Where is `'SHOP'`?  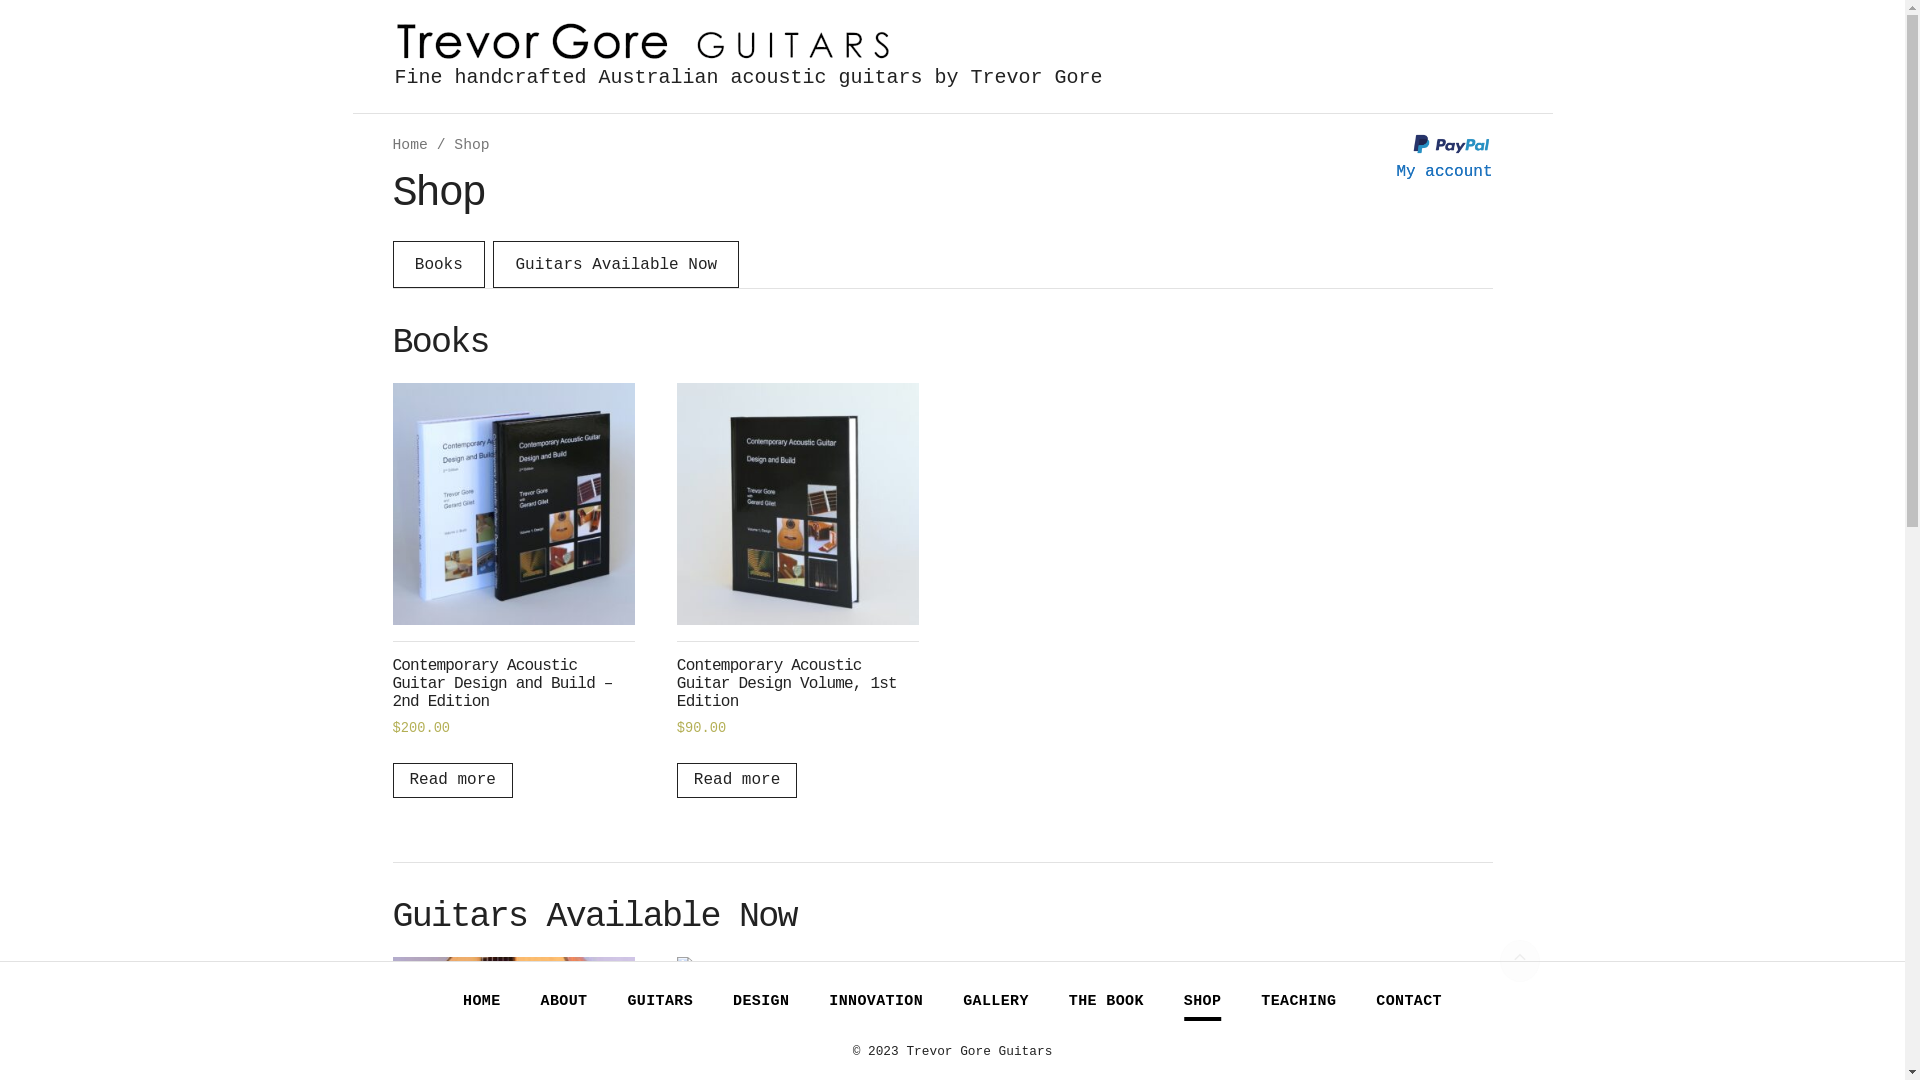
'SHOP' is located at coordinates (1202, 1002).